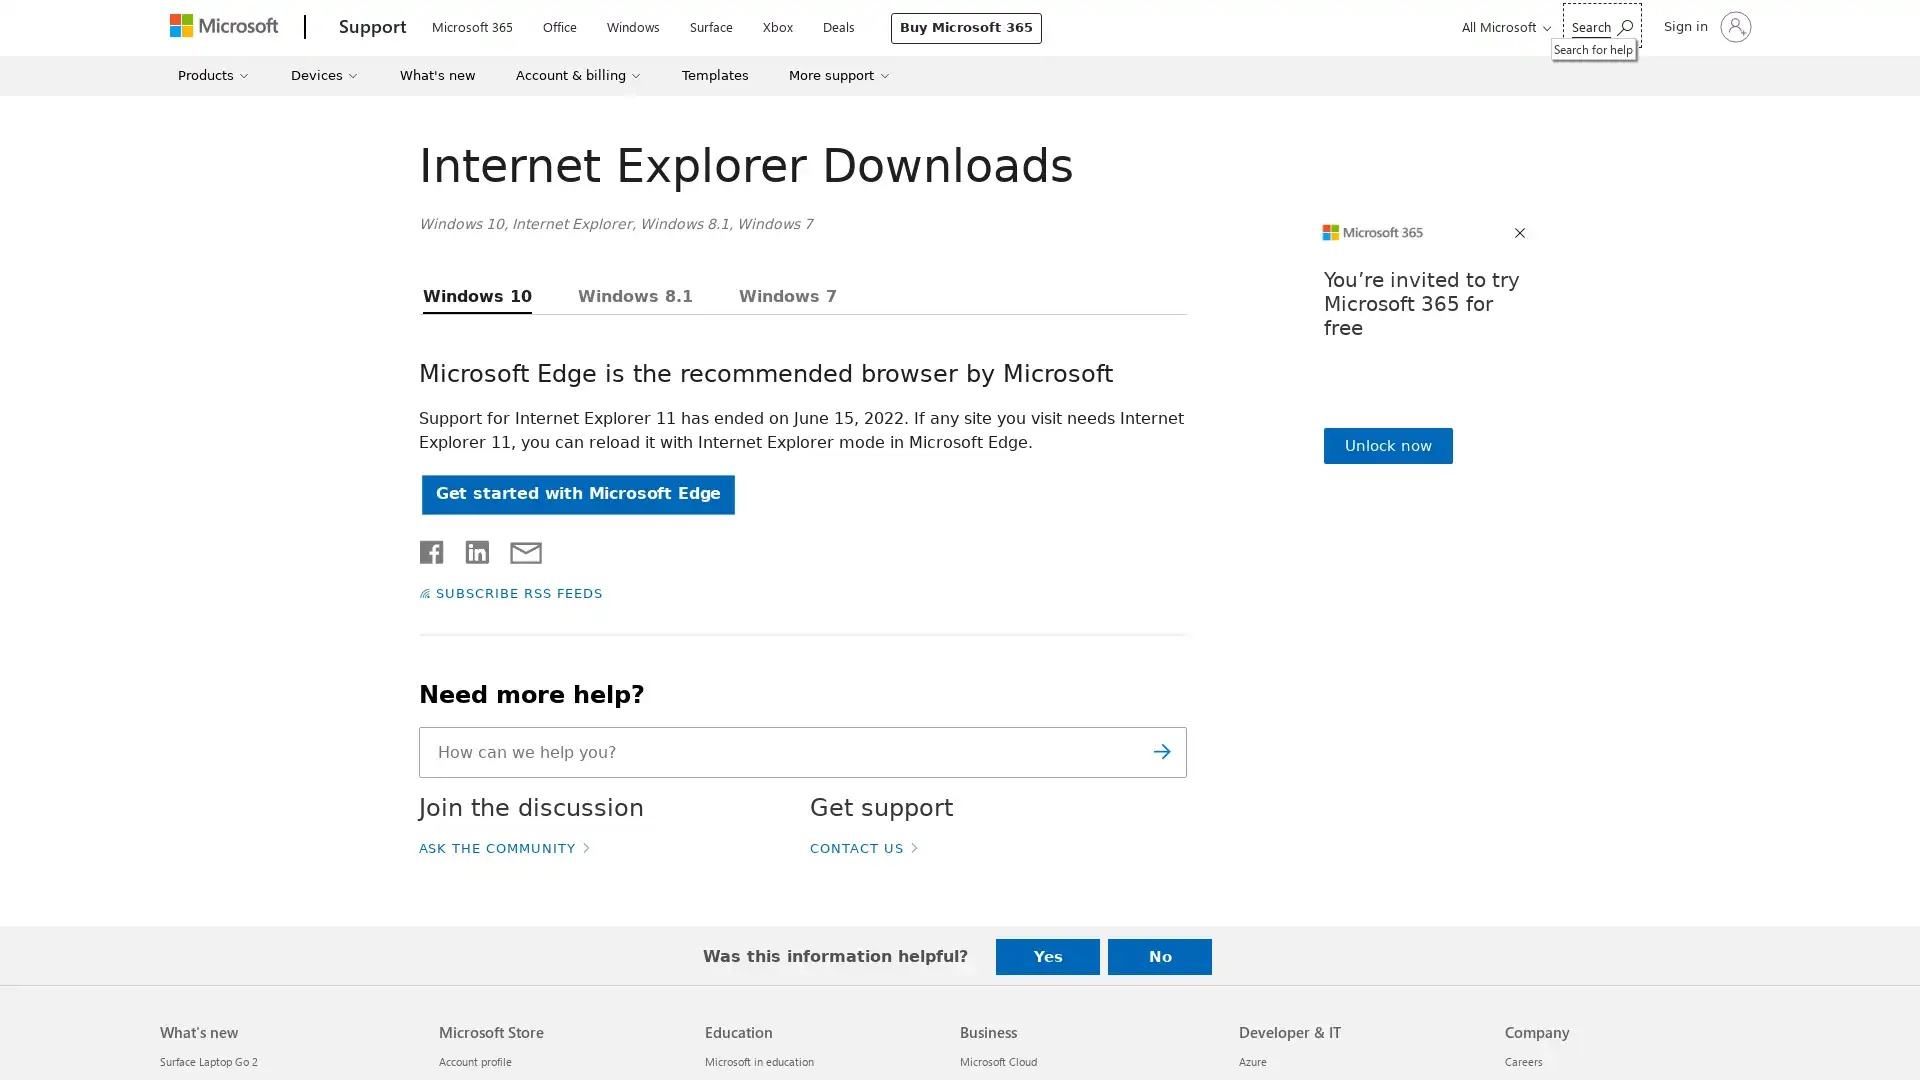 Image resolution: width=1920 pixels, height=1080 pixels. Describe the element at coordinates (1503, 26) in the screenshot. I see `All Microsoft expand to see list of Microsoft products and services` at that location.